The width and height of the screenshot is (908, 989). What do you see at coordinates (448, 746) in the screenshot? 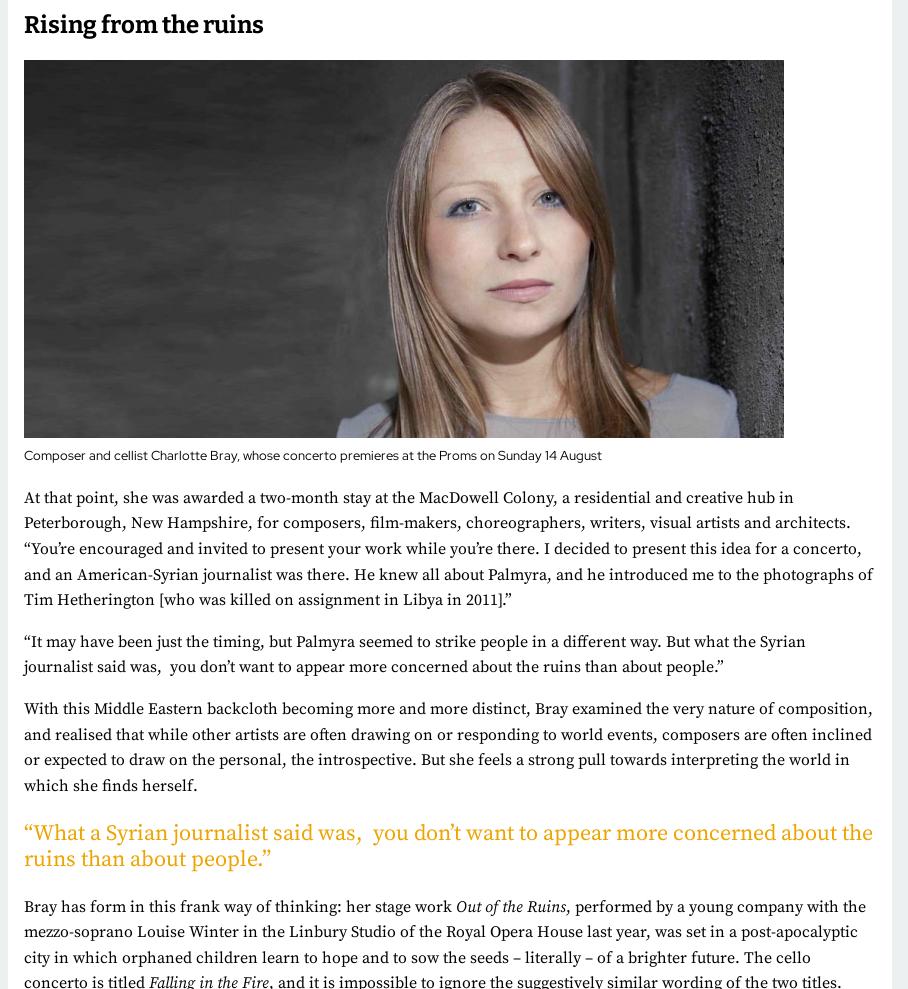
I see `'With this Middle Eastern backcloth becoming more and more distinct, Bray examined the very nature of composition, and realised that while other artists are often drawing on or responding to world events, composers are often inclined or expected to draw on the personal, the introspective. But she feels a strong pull towards interpreting the world in which she finds herself.'` at bounding box center [448, 746].